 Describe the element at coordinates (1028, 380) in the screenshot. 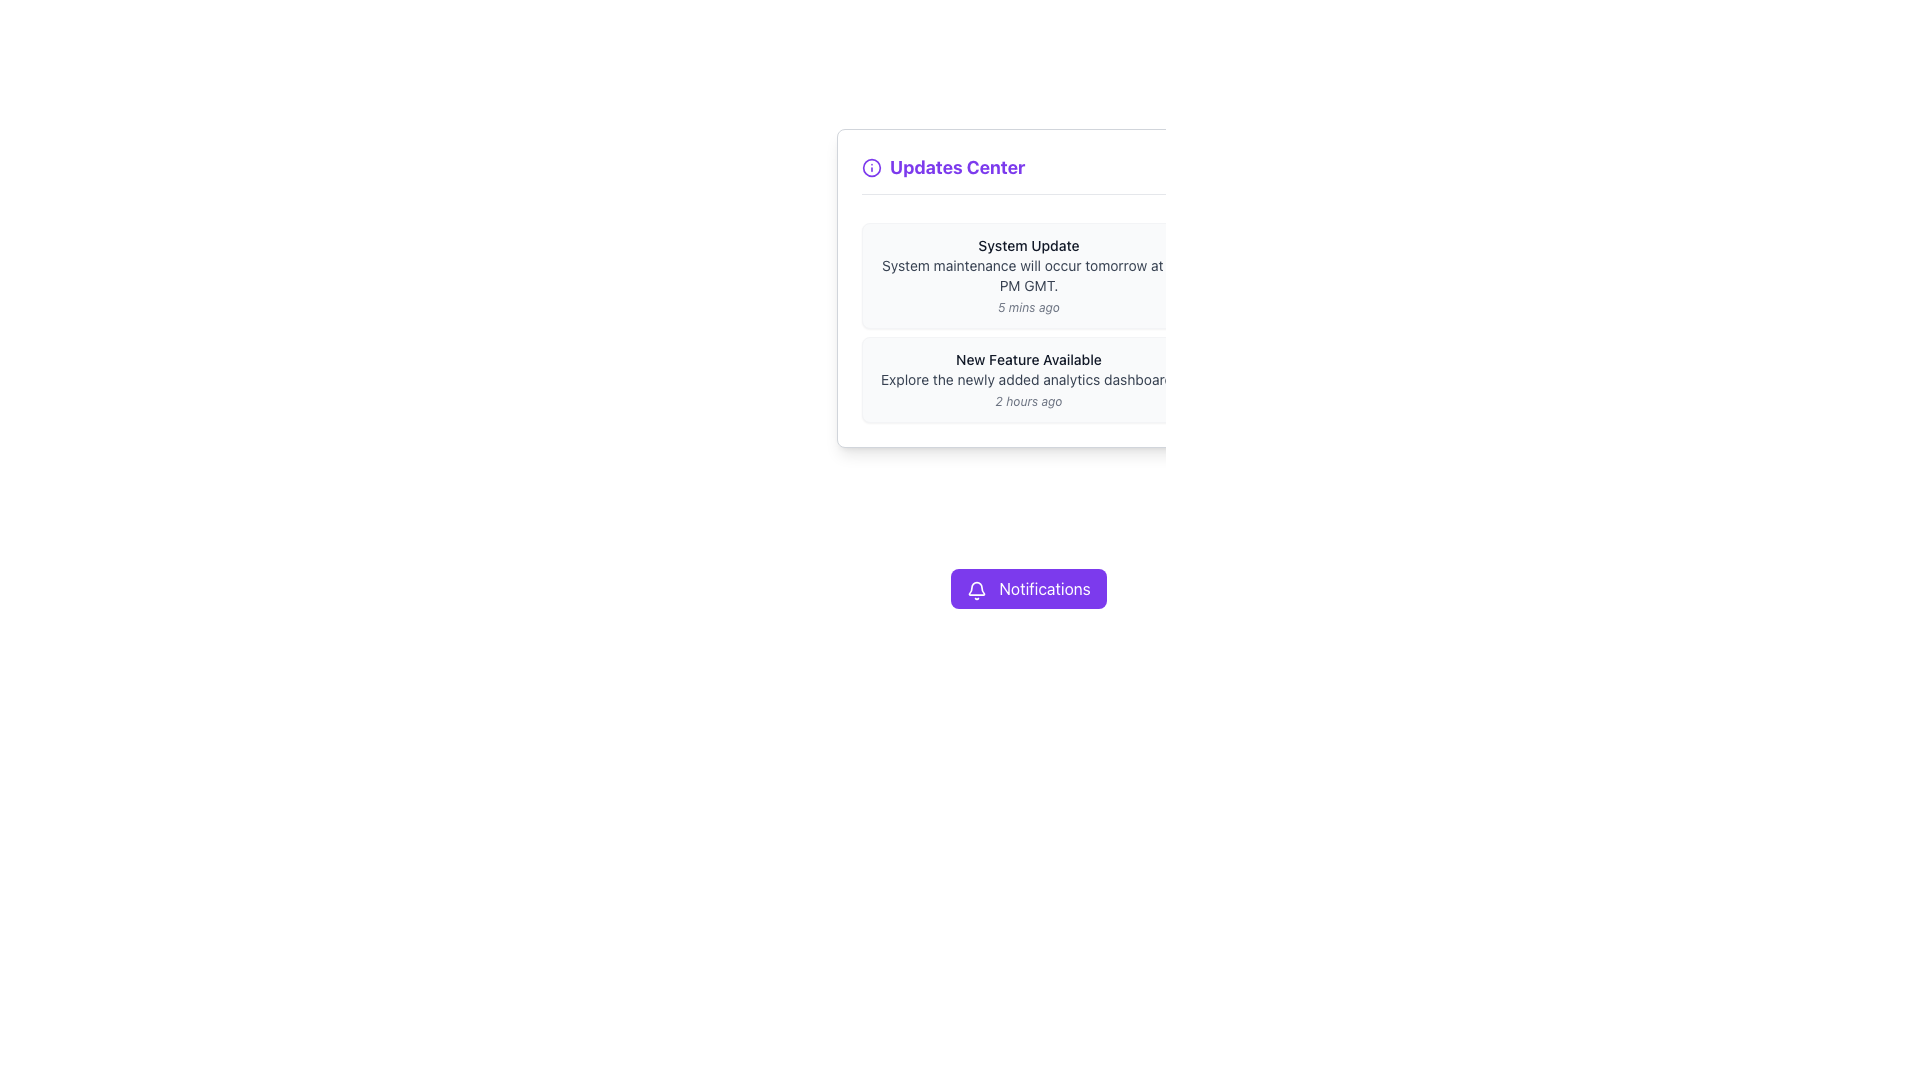

I see `the static text that reads 'Explore the newly added analytics dashboard.', which is styled in small gray font and is positioned between the title 'New Feature Available' and the timestamp '2 hours ago'` at that location.